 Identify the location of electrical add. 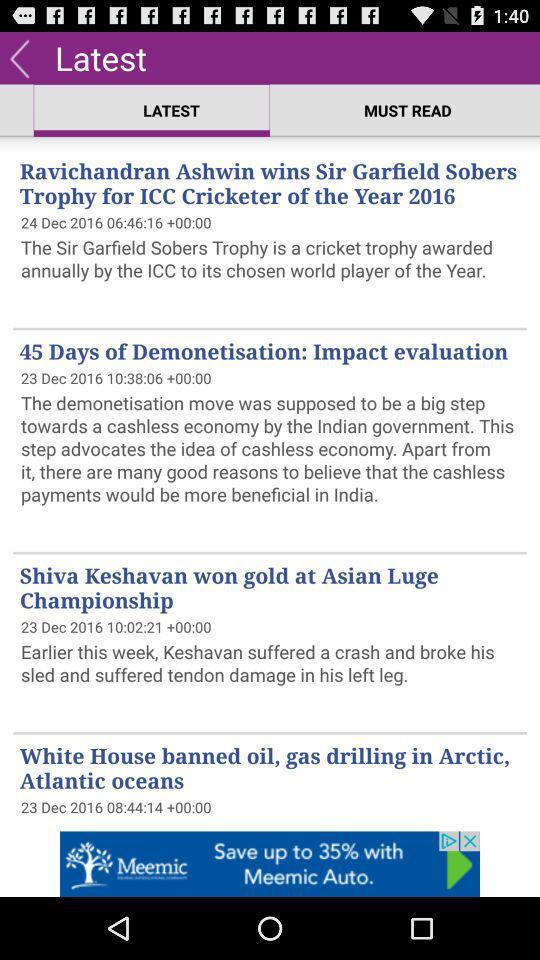
(270, 863).